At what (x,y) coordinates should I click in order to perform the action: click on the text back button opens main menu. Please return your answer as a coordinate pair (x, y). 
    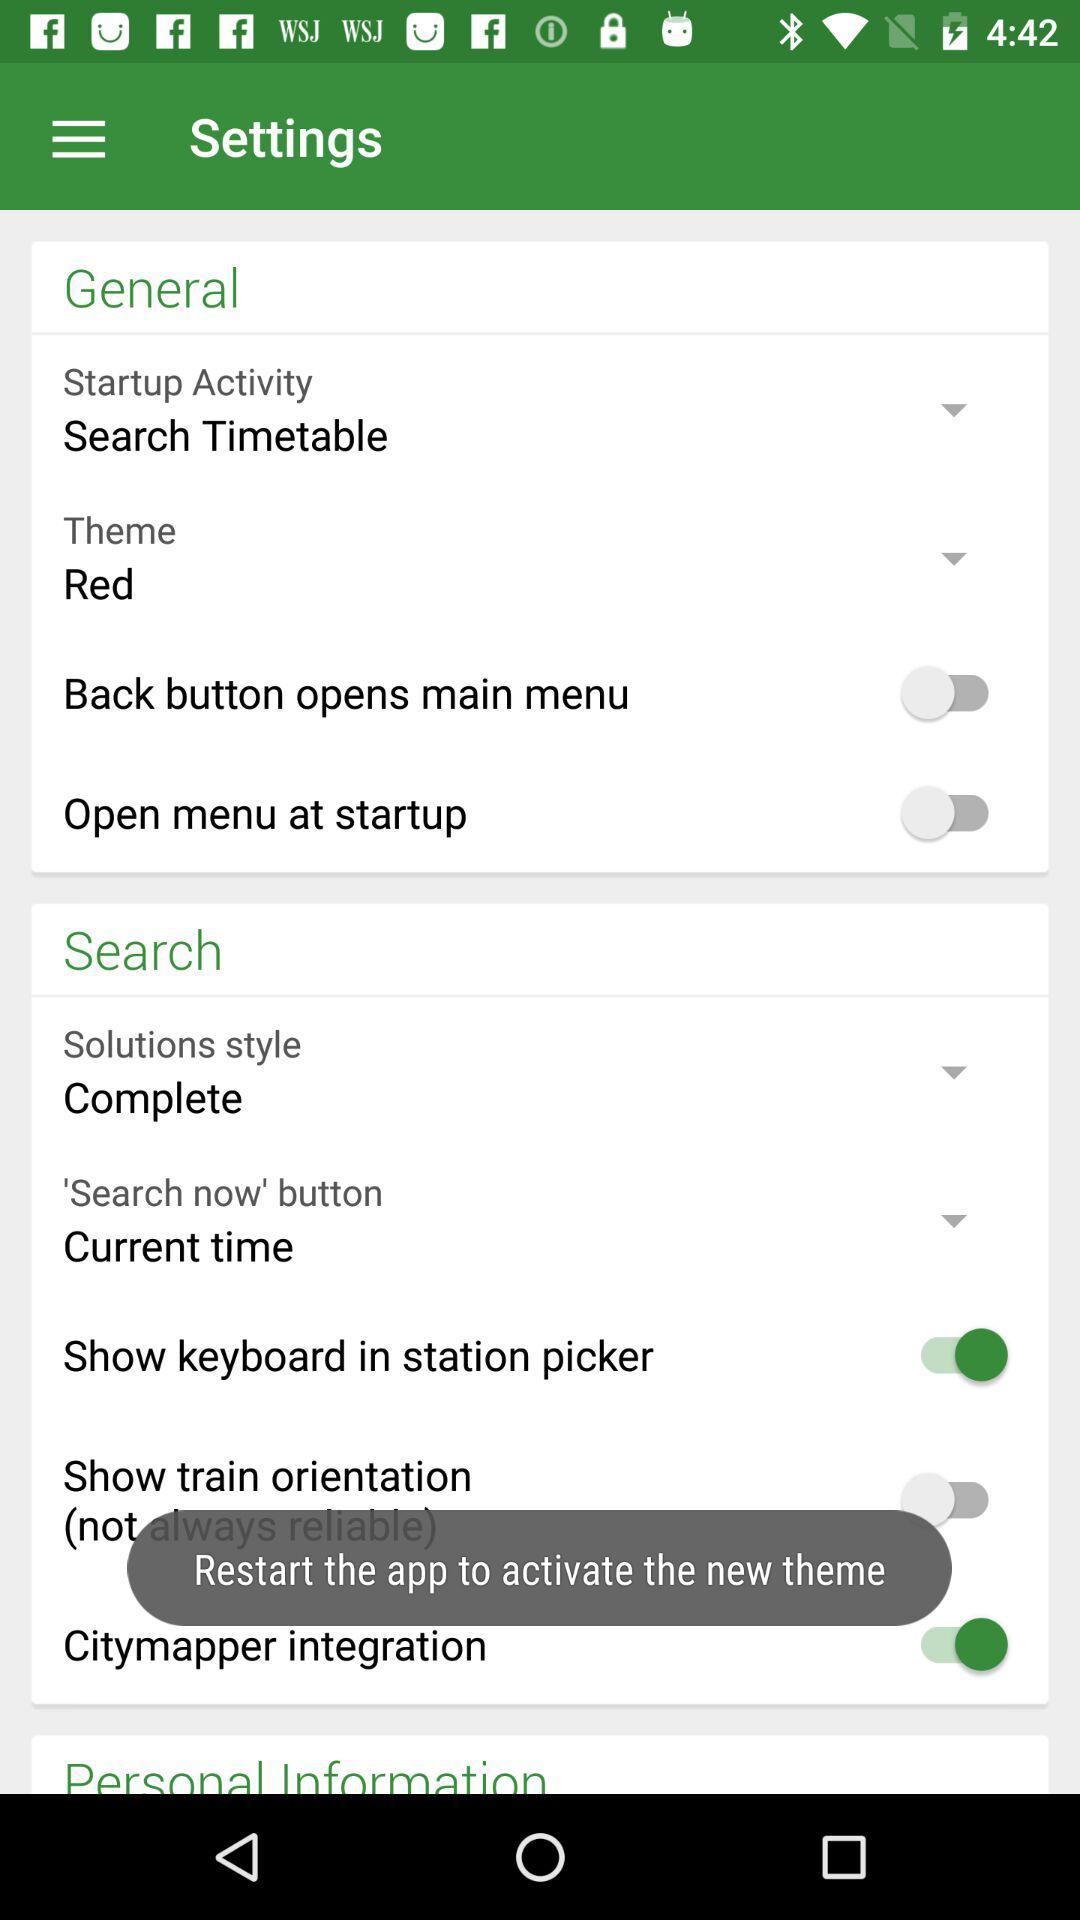
    Looking at the image, I should click on (540, 691).